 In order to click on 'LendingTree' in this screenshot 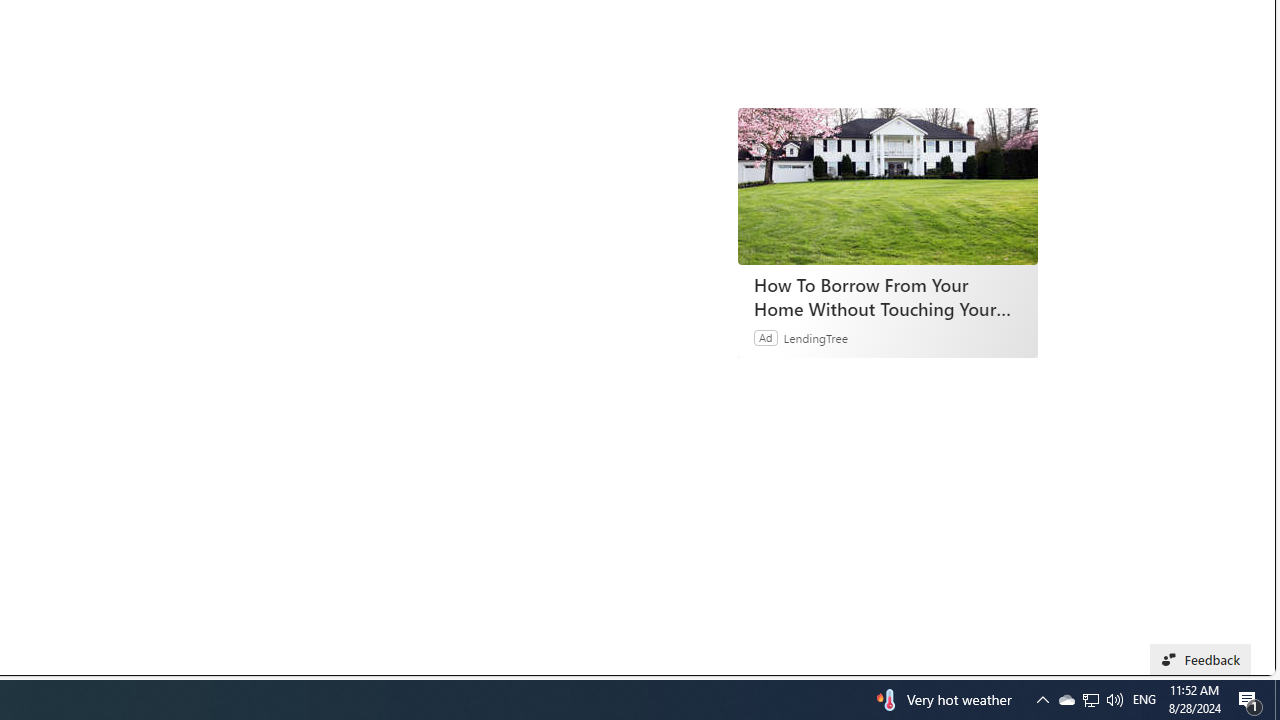, I will do `click(816, 336)`.